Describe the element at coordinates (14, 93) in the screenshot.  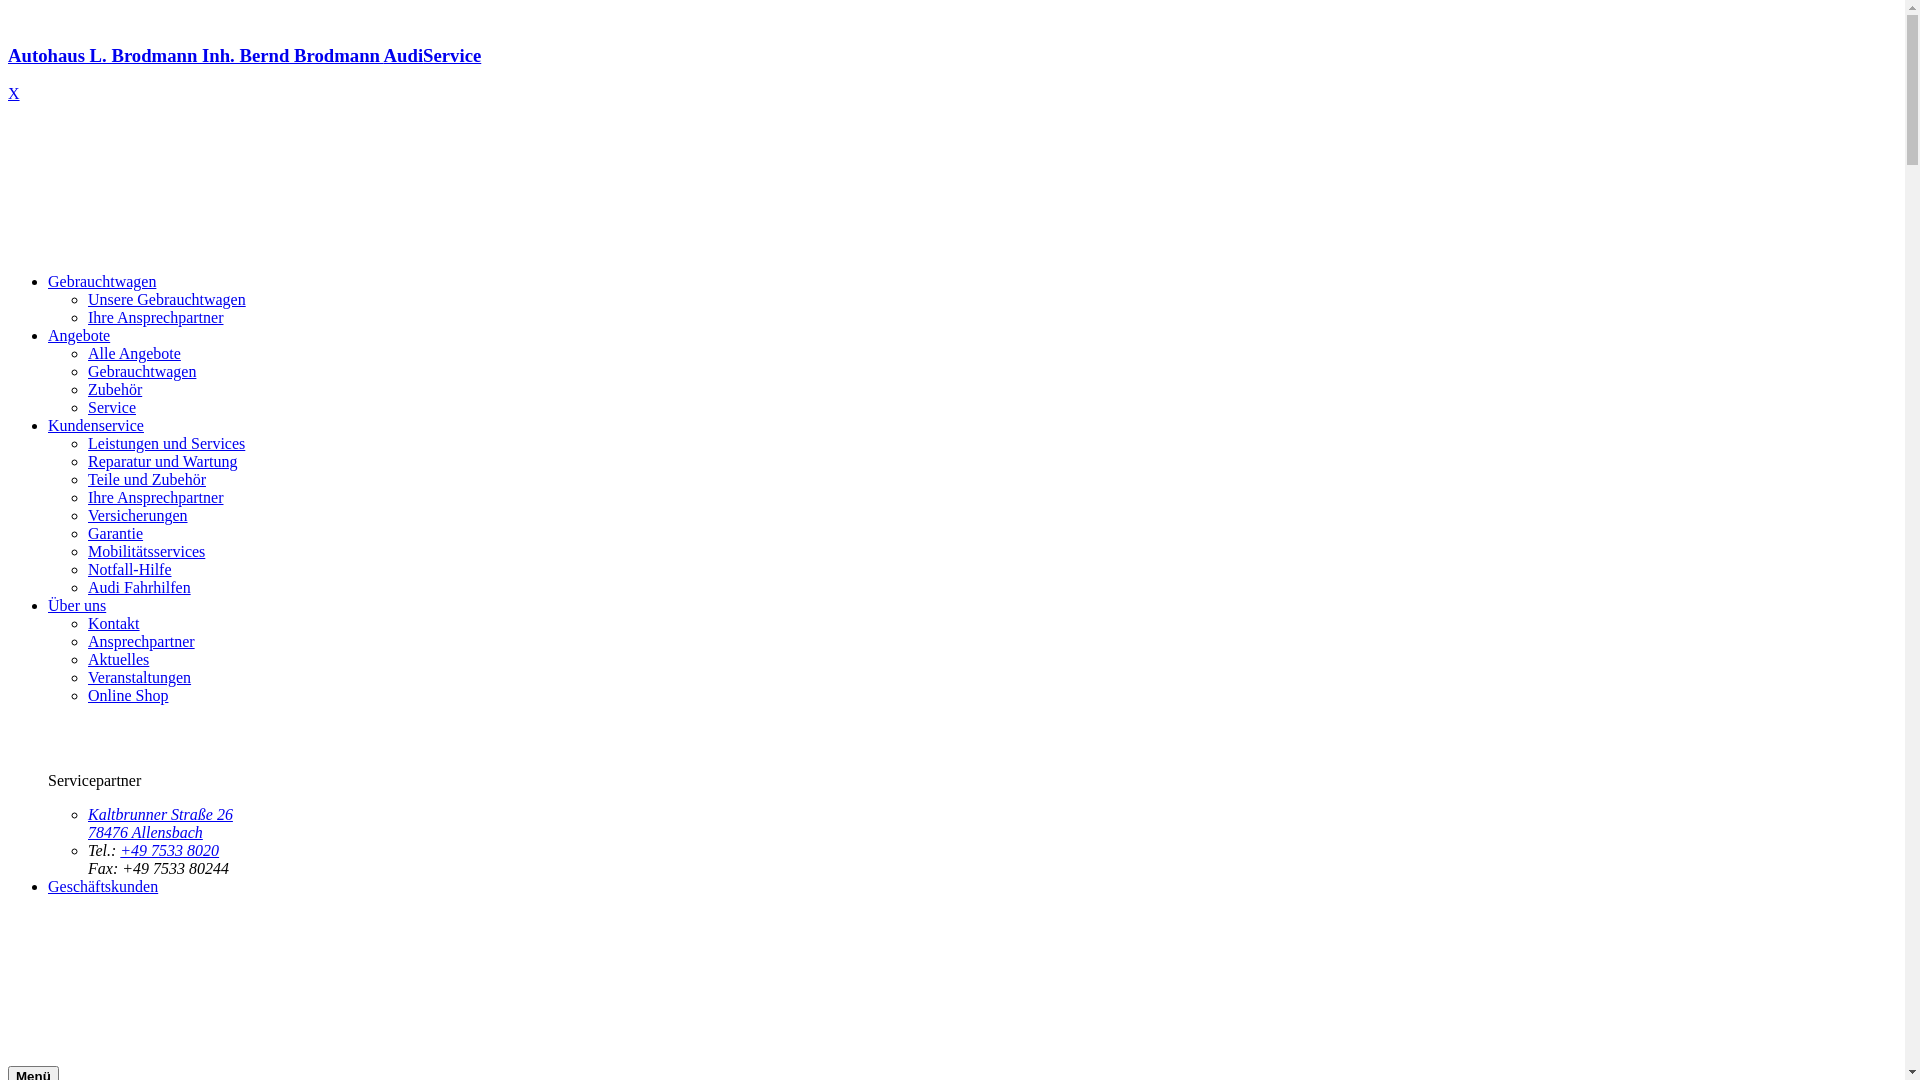
I see `'X'` at that location.